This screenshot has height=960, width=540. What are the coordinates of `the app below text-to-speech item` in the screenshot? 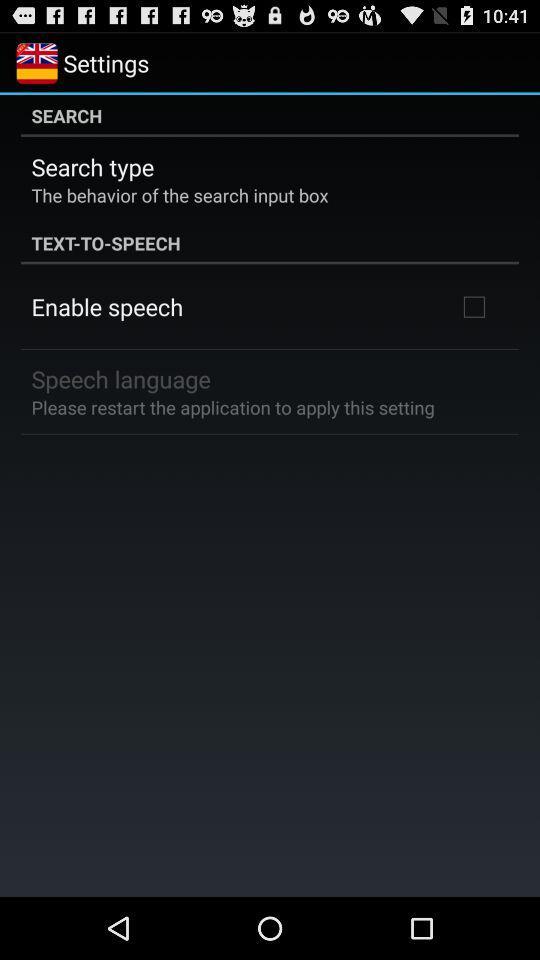 It's located at (107, 306).